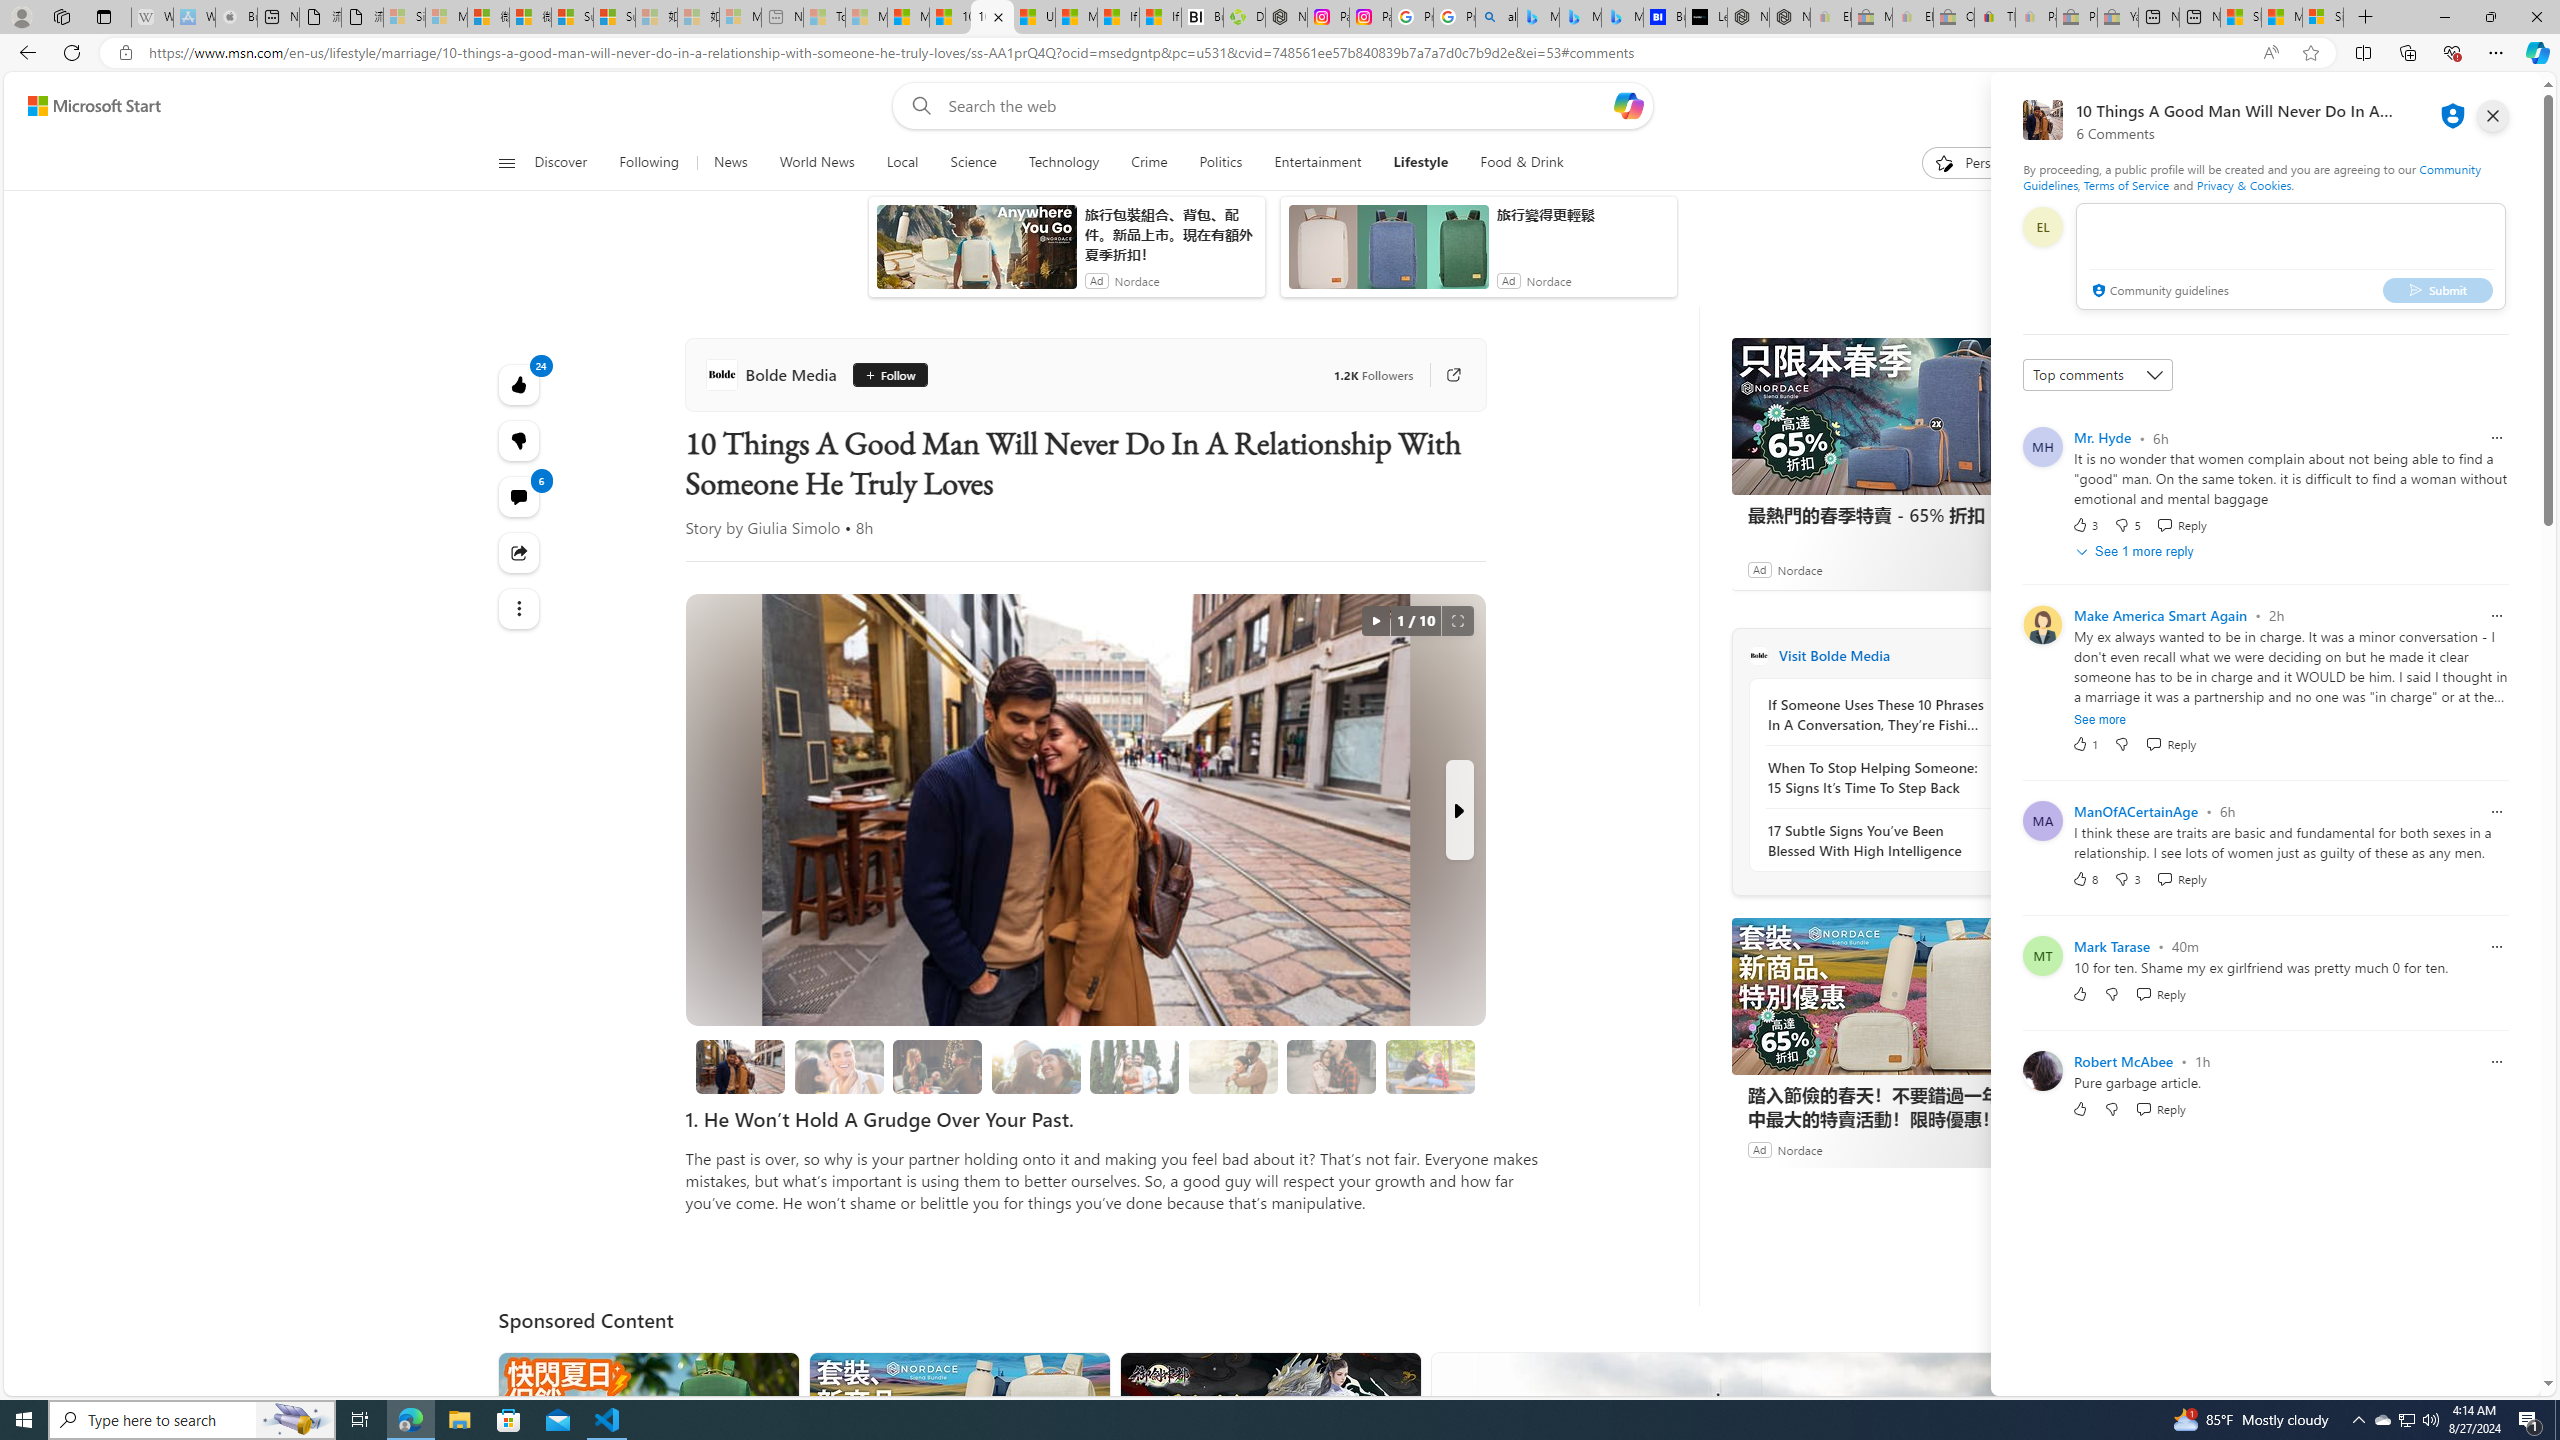  What do you see at coordinates (774, 375) in the screenshot?
I see `'Bolde Media'` at bounding box center [774, 375].